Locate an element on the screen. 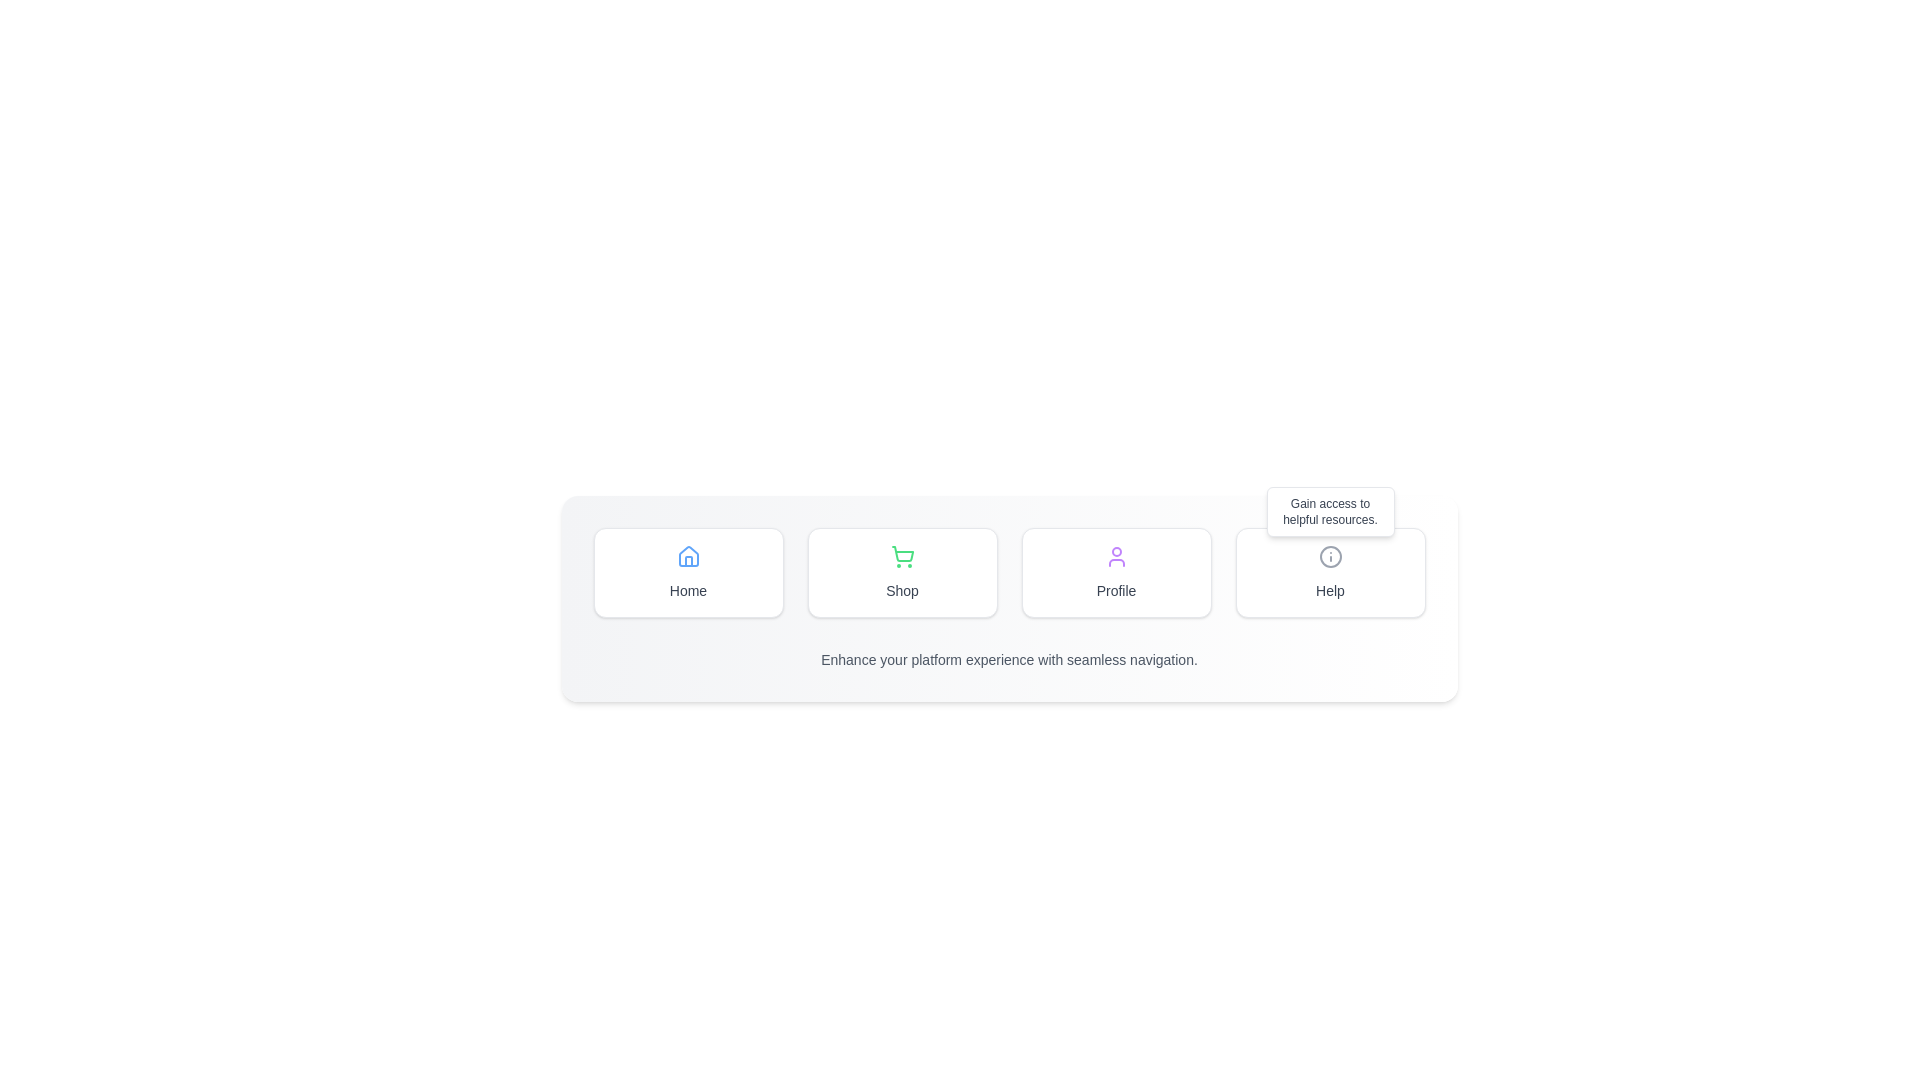 Image resolution: width=1920 pixels, height=1080 pixels. the Navigation Menu element is located at coordinates (1009, 573).